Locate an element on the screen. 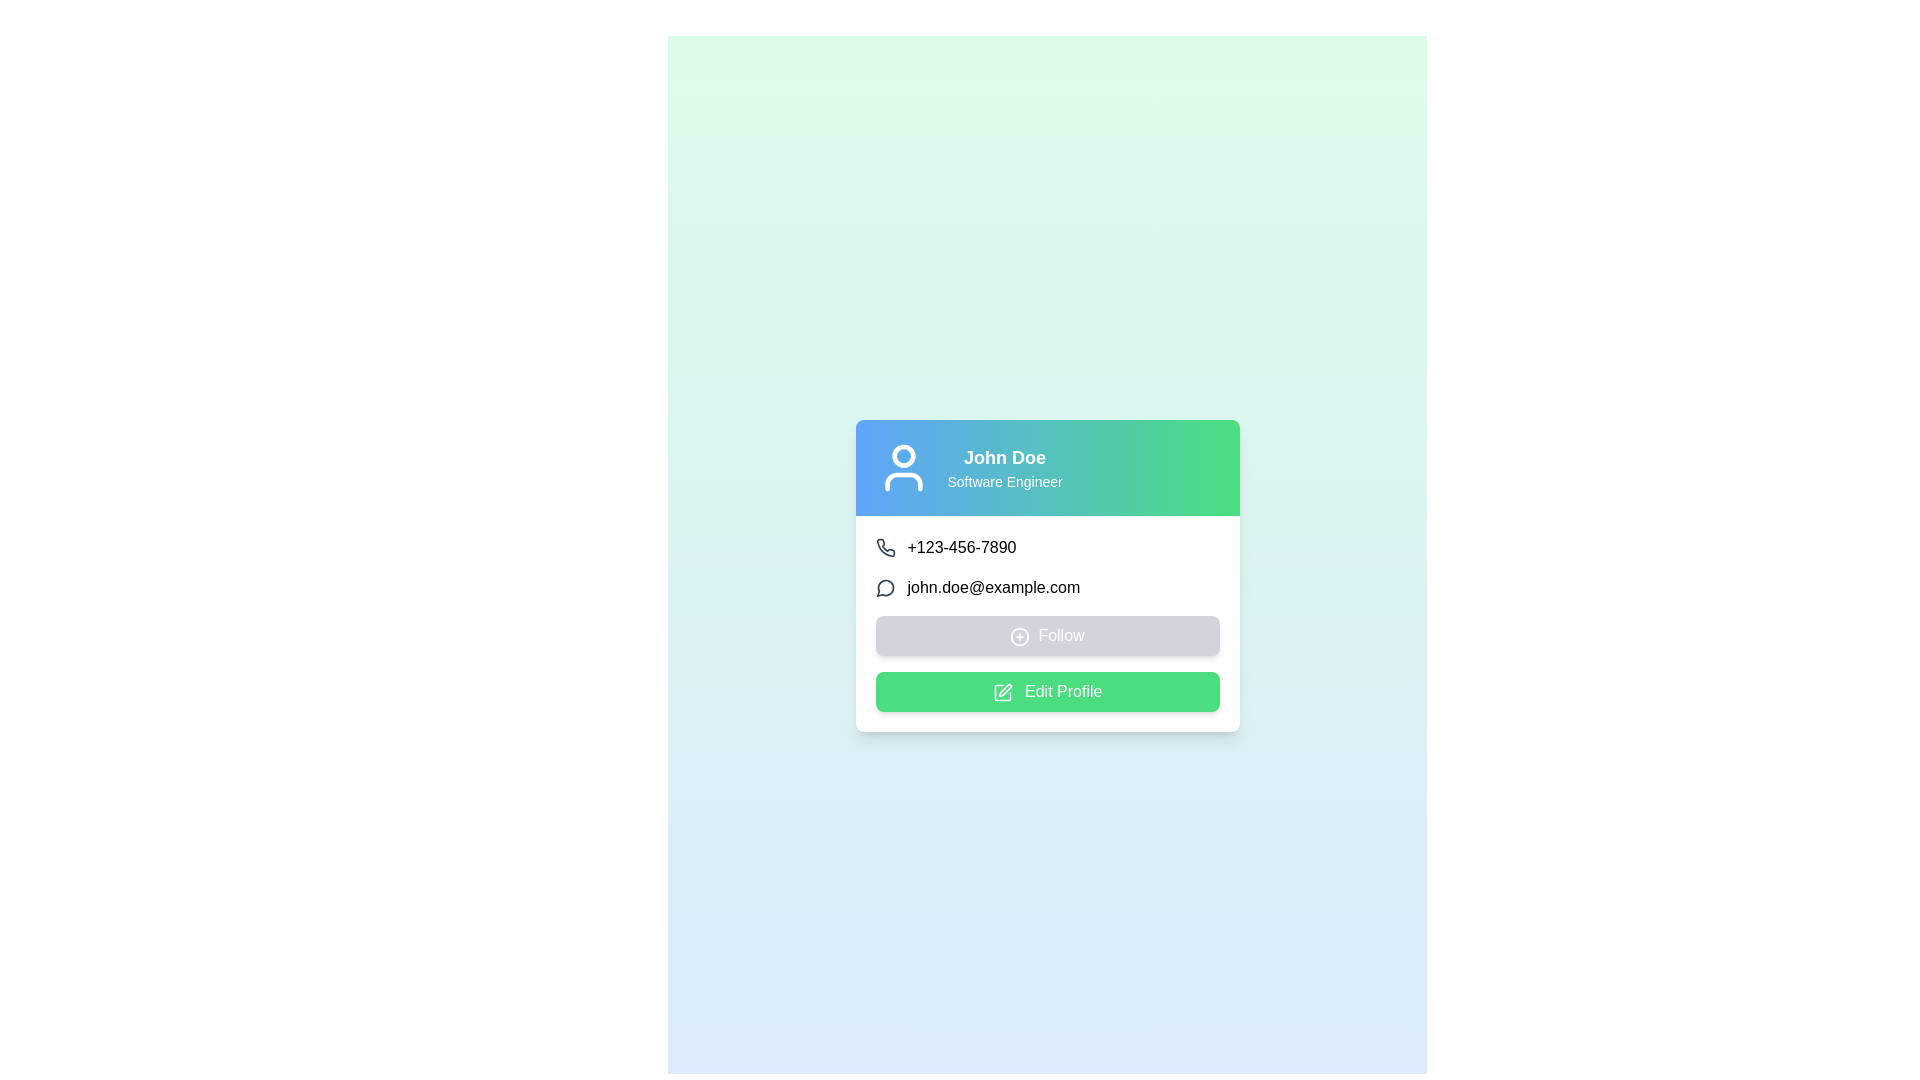  the text label providing the profession or title associated with 'John Doe', which is located below the name in the profile card header section is located at coordinates (1005, 482).